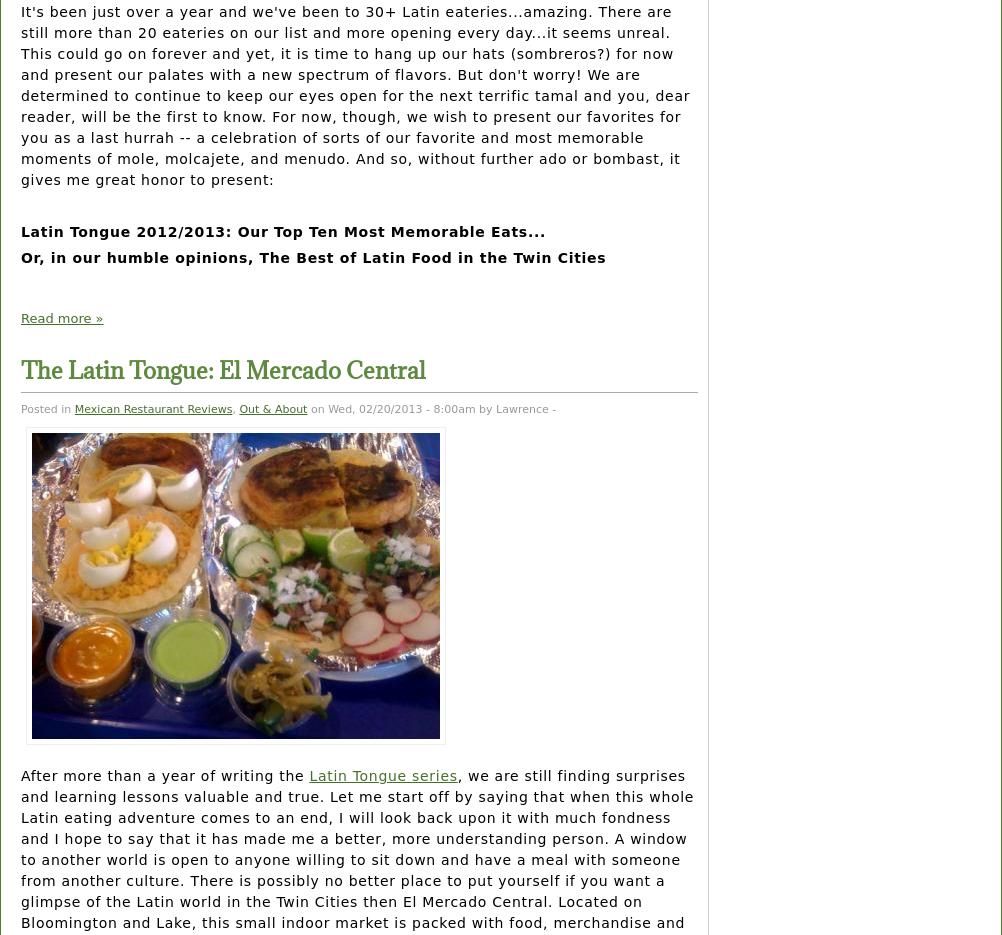 This screenshot has width=1002, height=935. Describe the element at coordinates (272, 408) in the screenshot. I see `'Out & About'` at that location.